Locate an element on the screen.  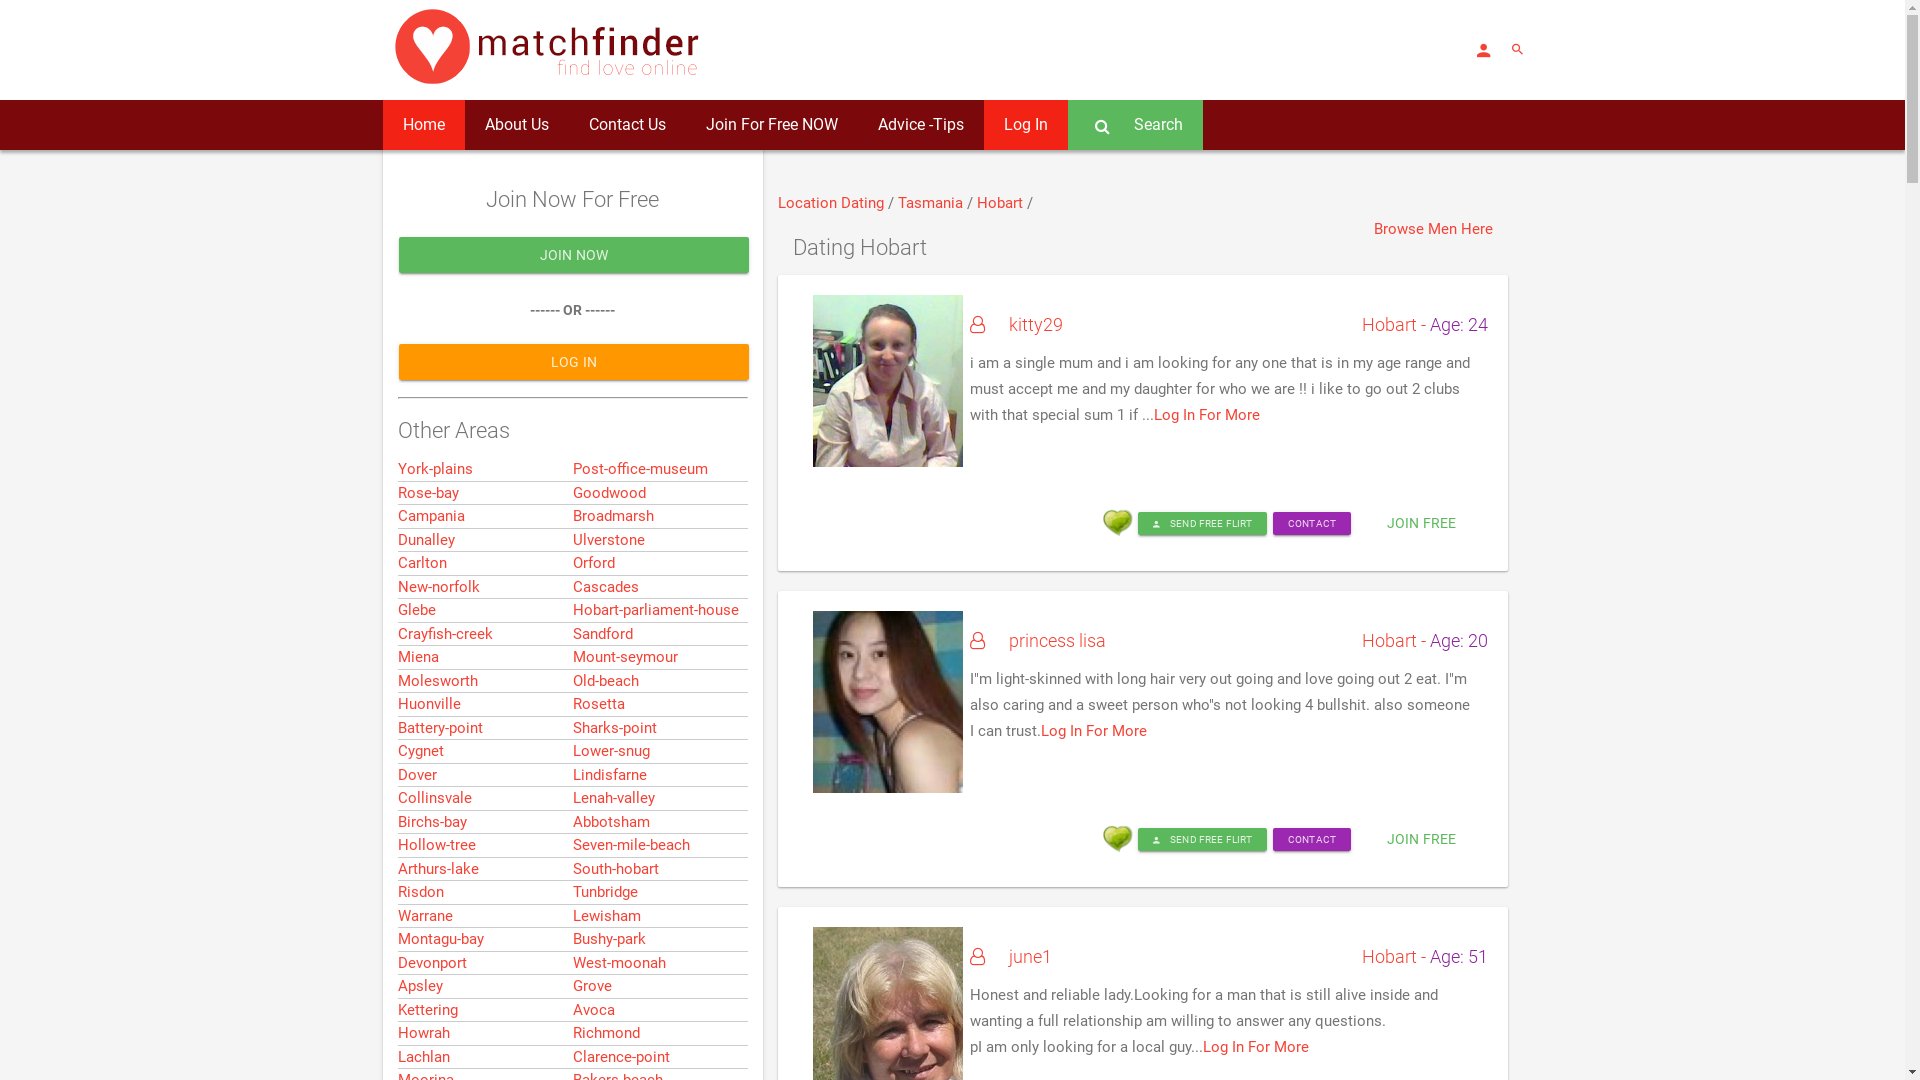
'Campania' is located at coordinates (430, 515).